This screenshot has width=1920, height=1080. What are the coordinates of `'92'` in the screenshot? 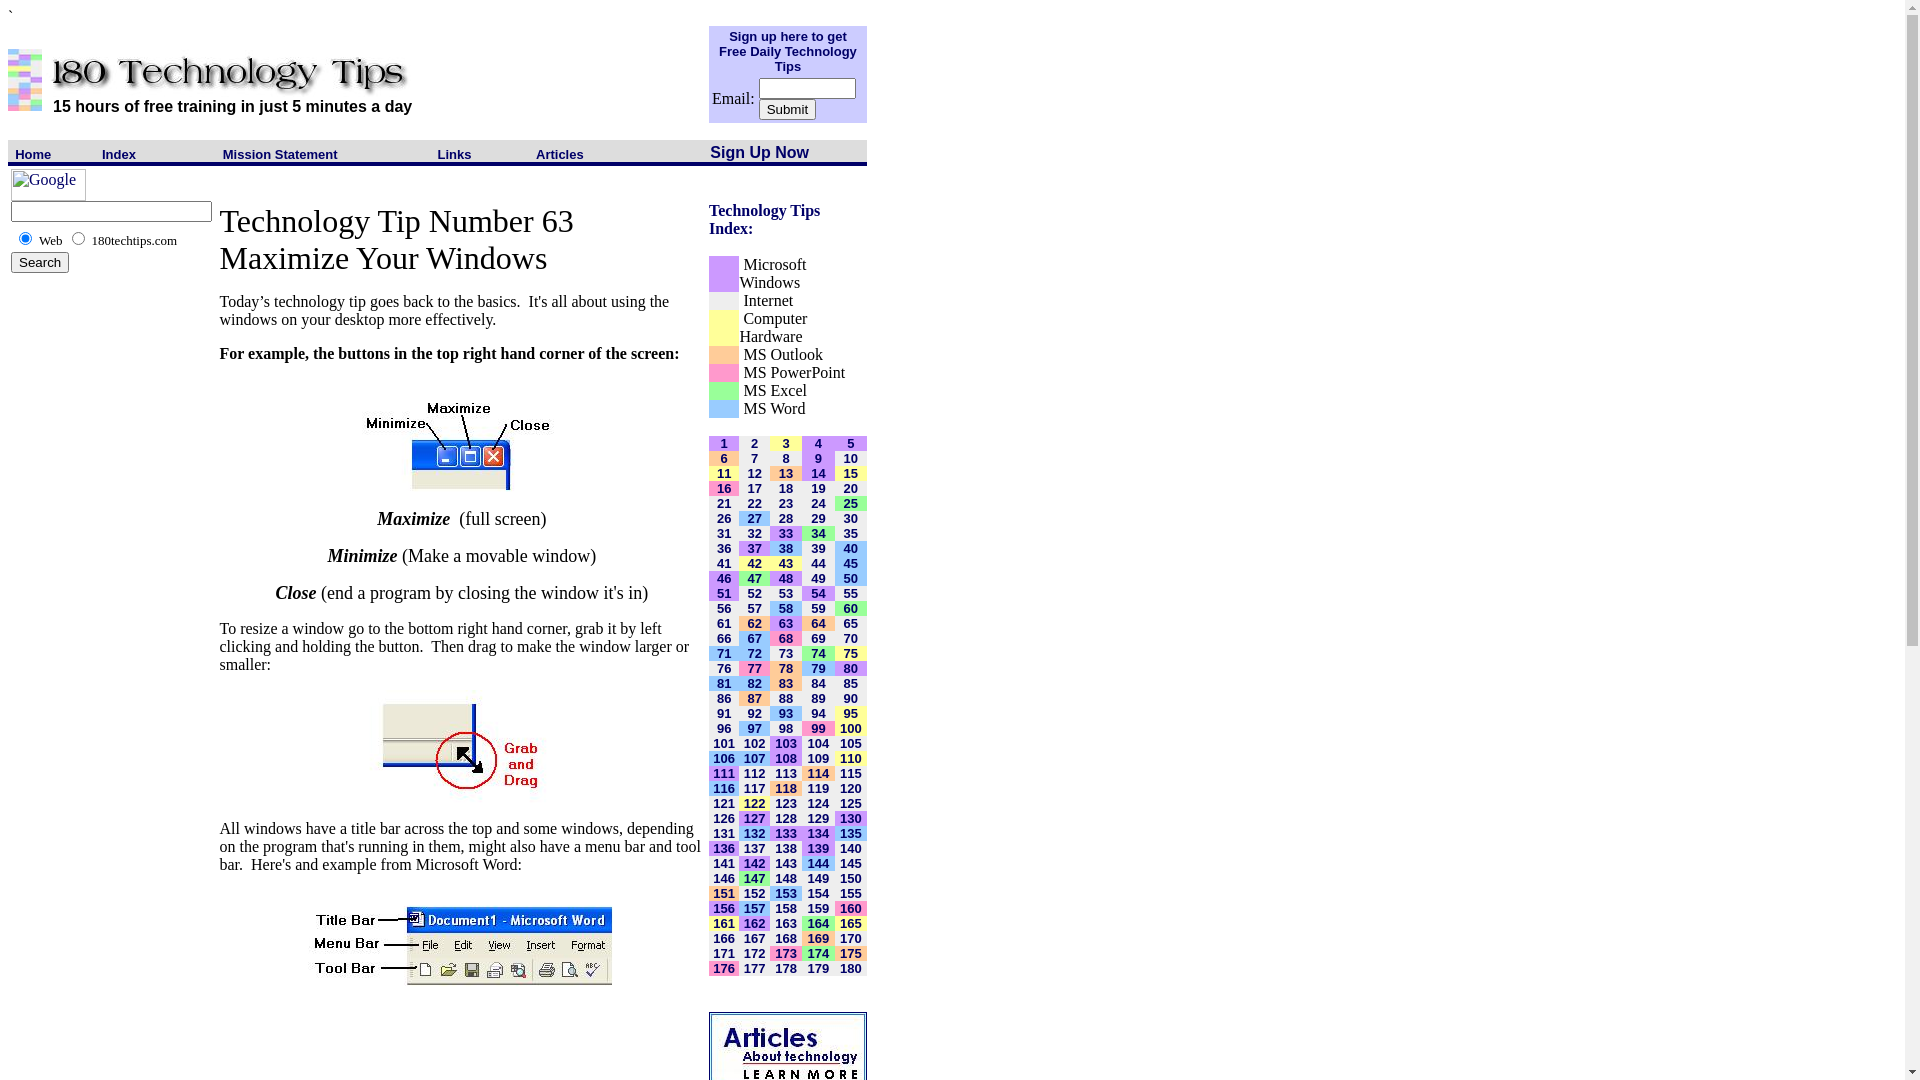 It's located at (752, 711).